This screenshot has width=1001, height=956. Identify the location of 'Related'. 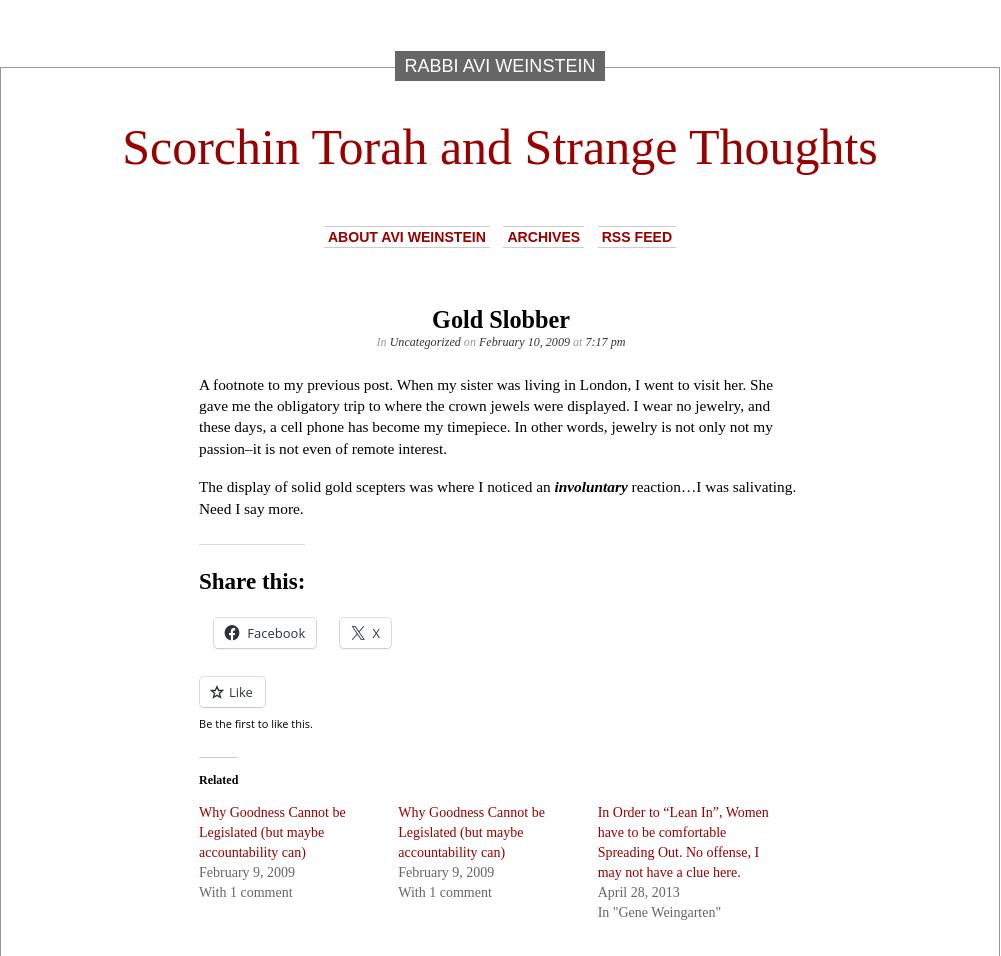
(217, 778).